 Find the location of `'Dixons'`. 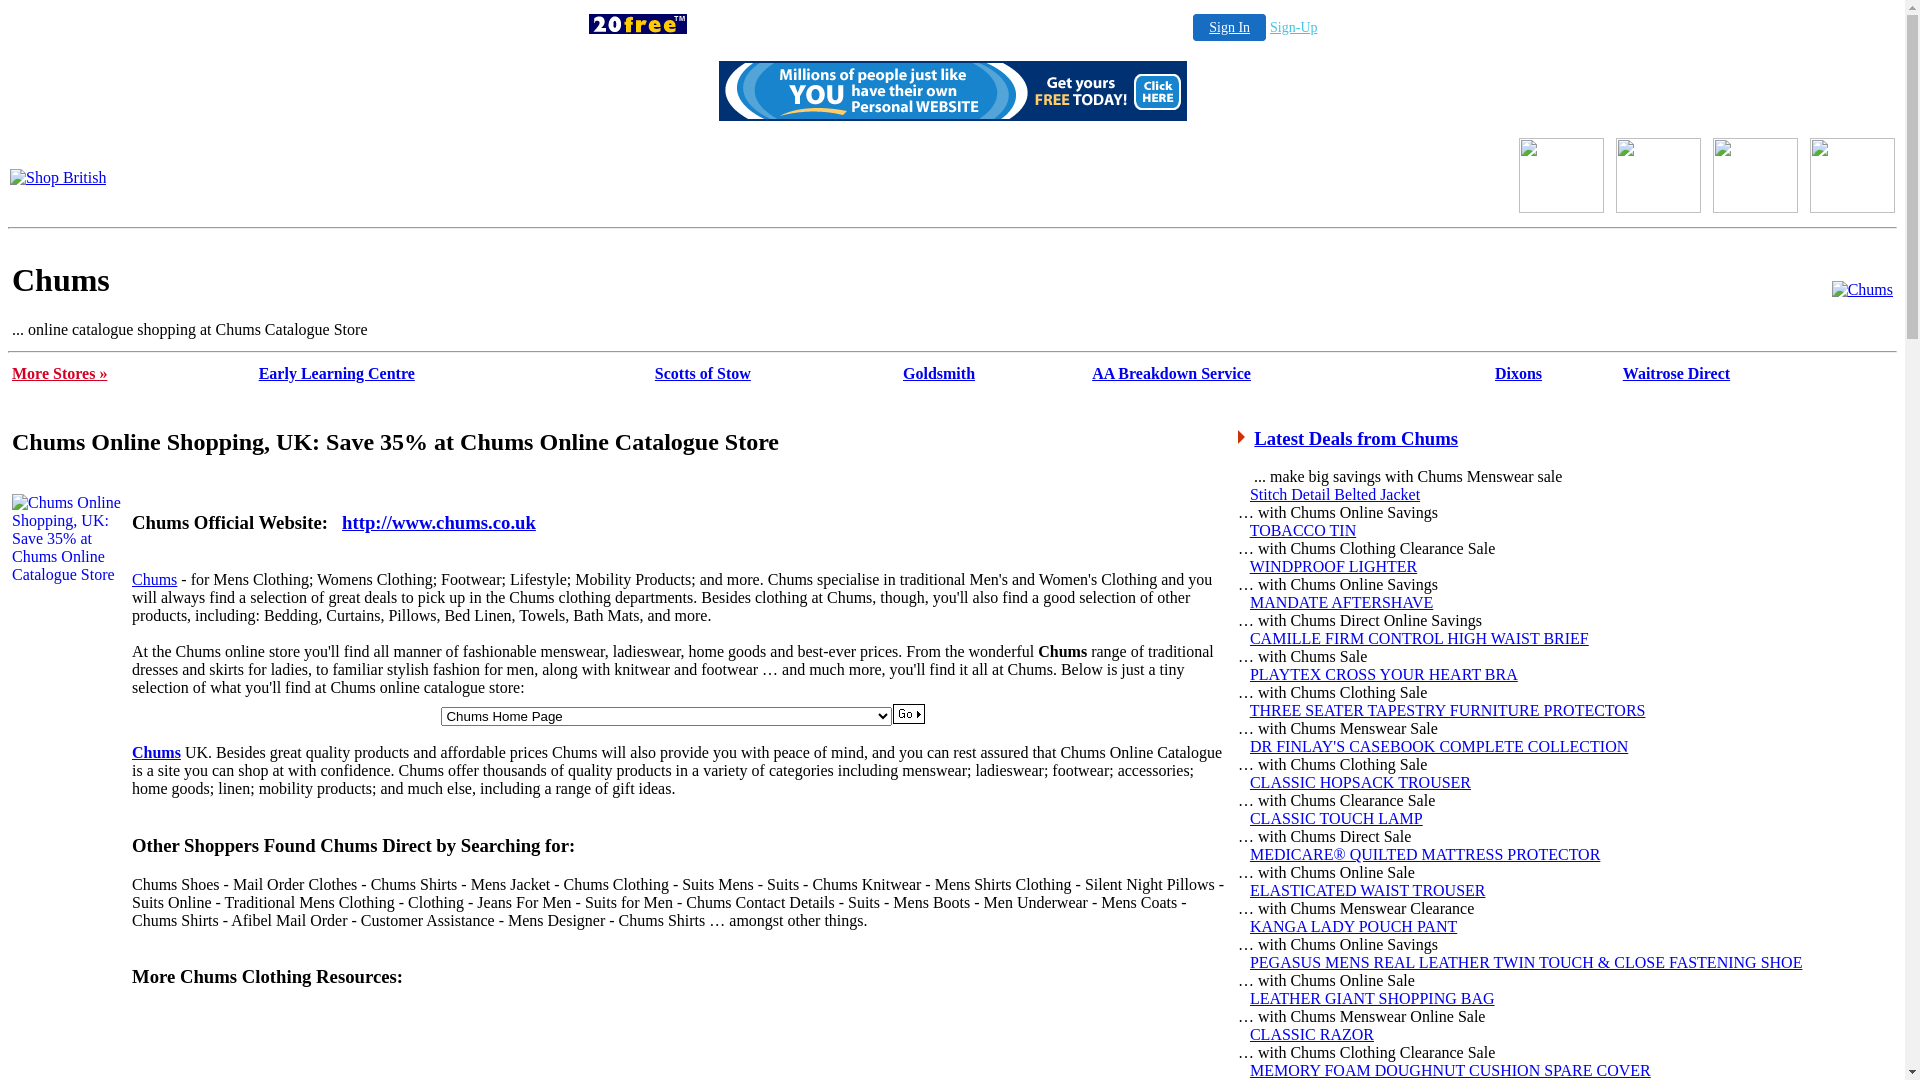

'Dixons' is located at coordinates (1518, 373).